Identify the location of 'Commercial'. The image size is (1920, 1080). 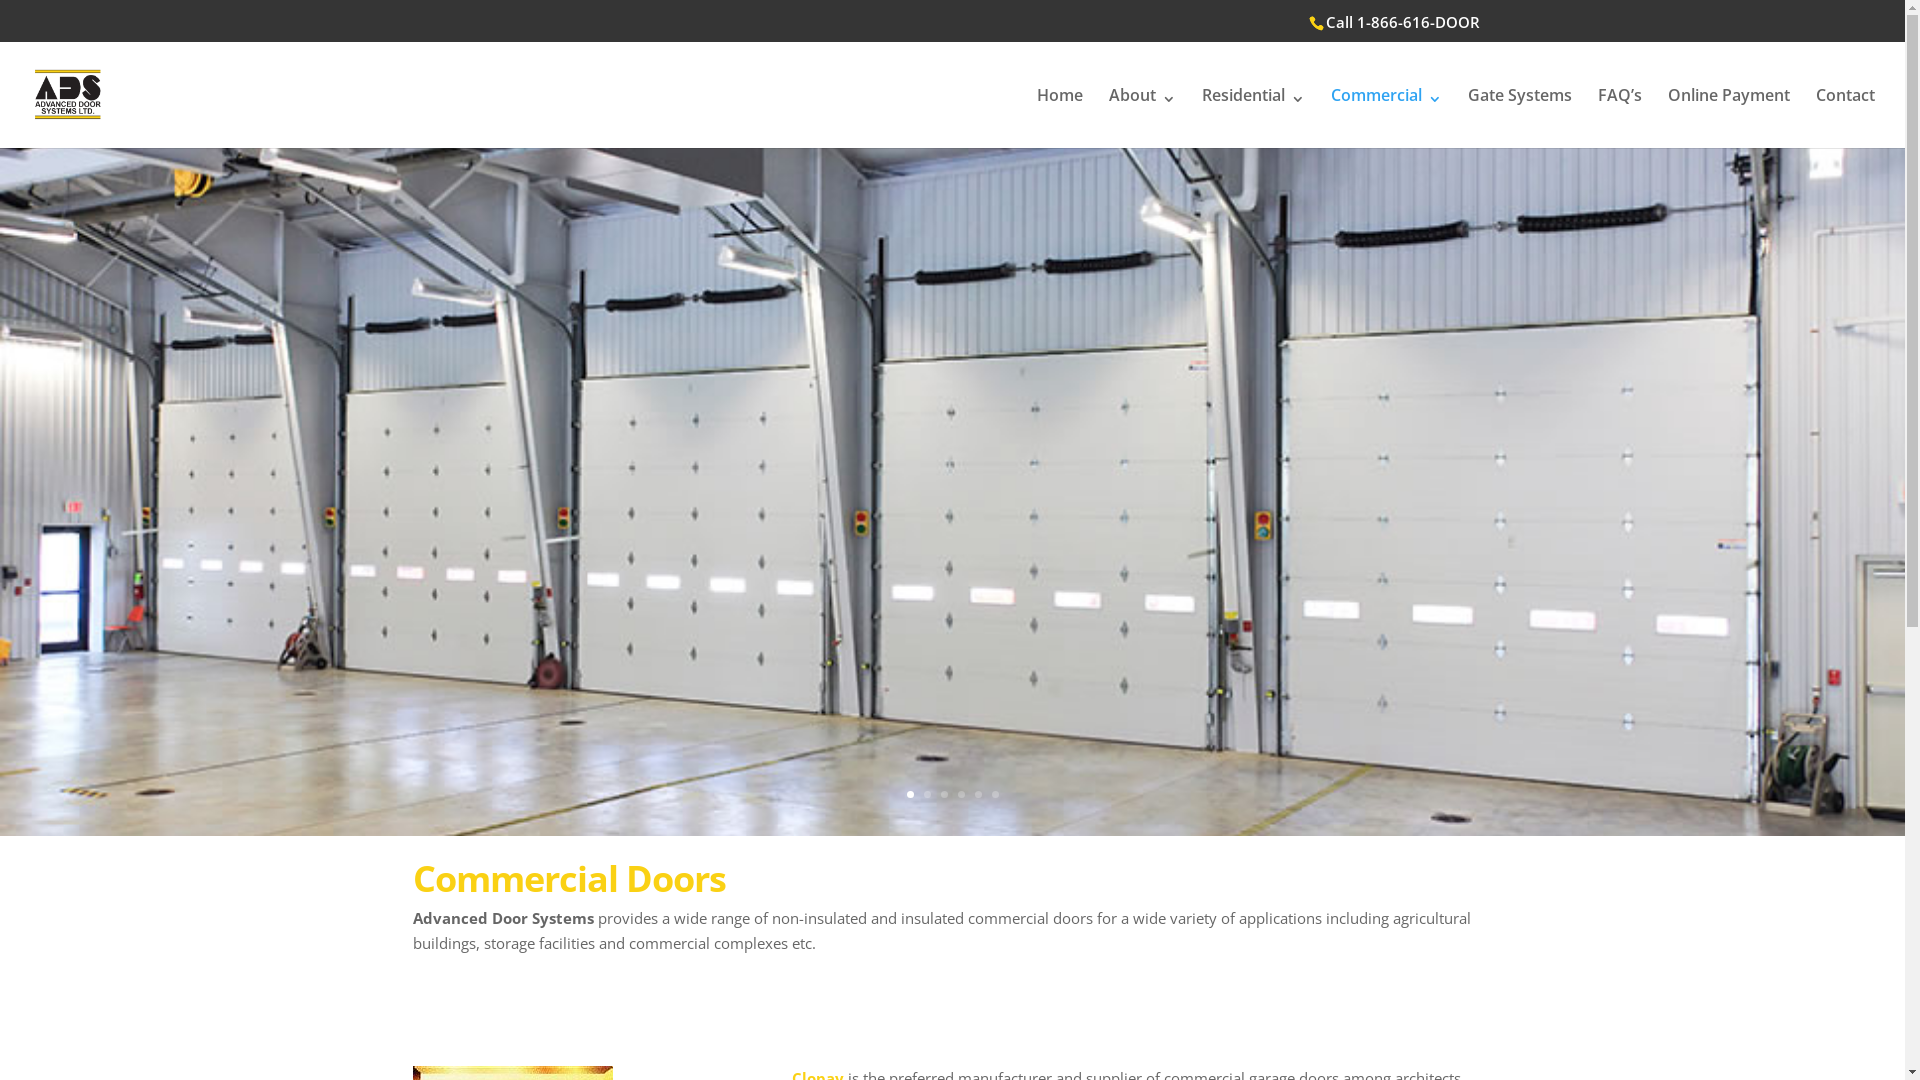
(1330, 118).